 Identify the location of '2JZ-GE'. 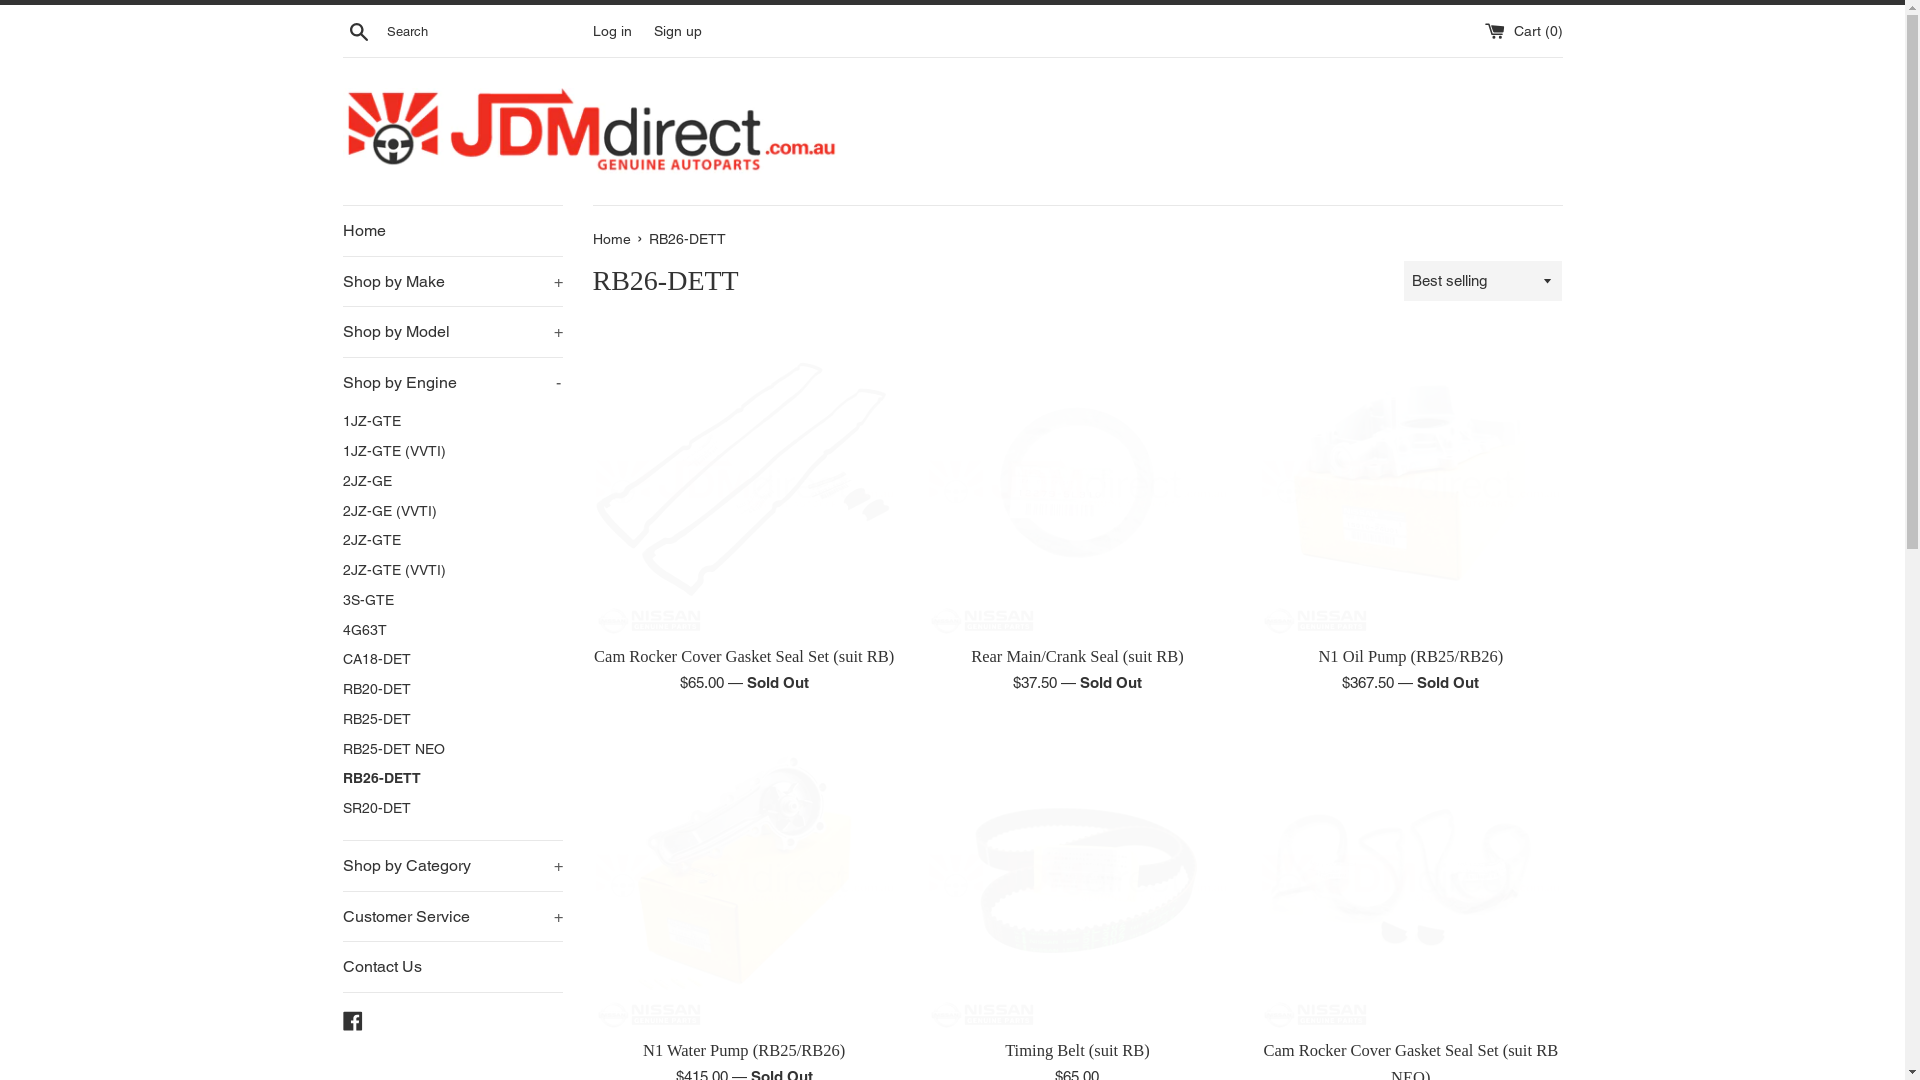
(450, 482).